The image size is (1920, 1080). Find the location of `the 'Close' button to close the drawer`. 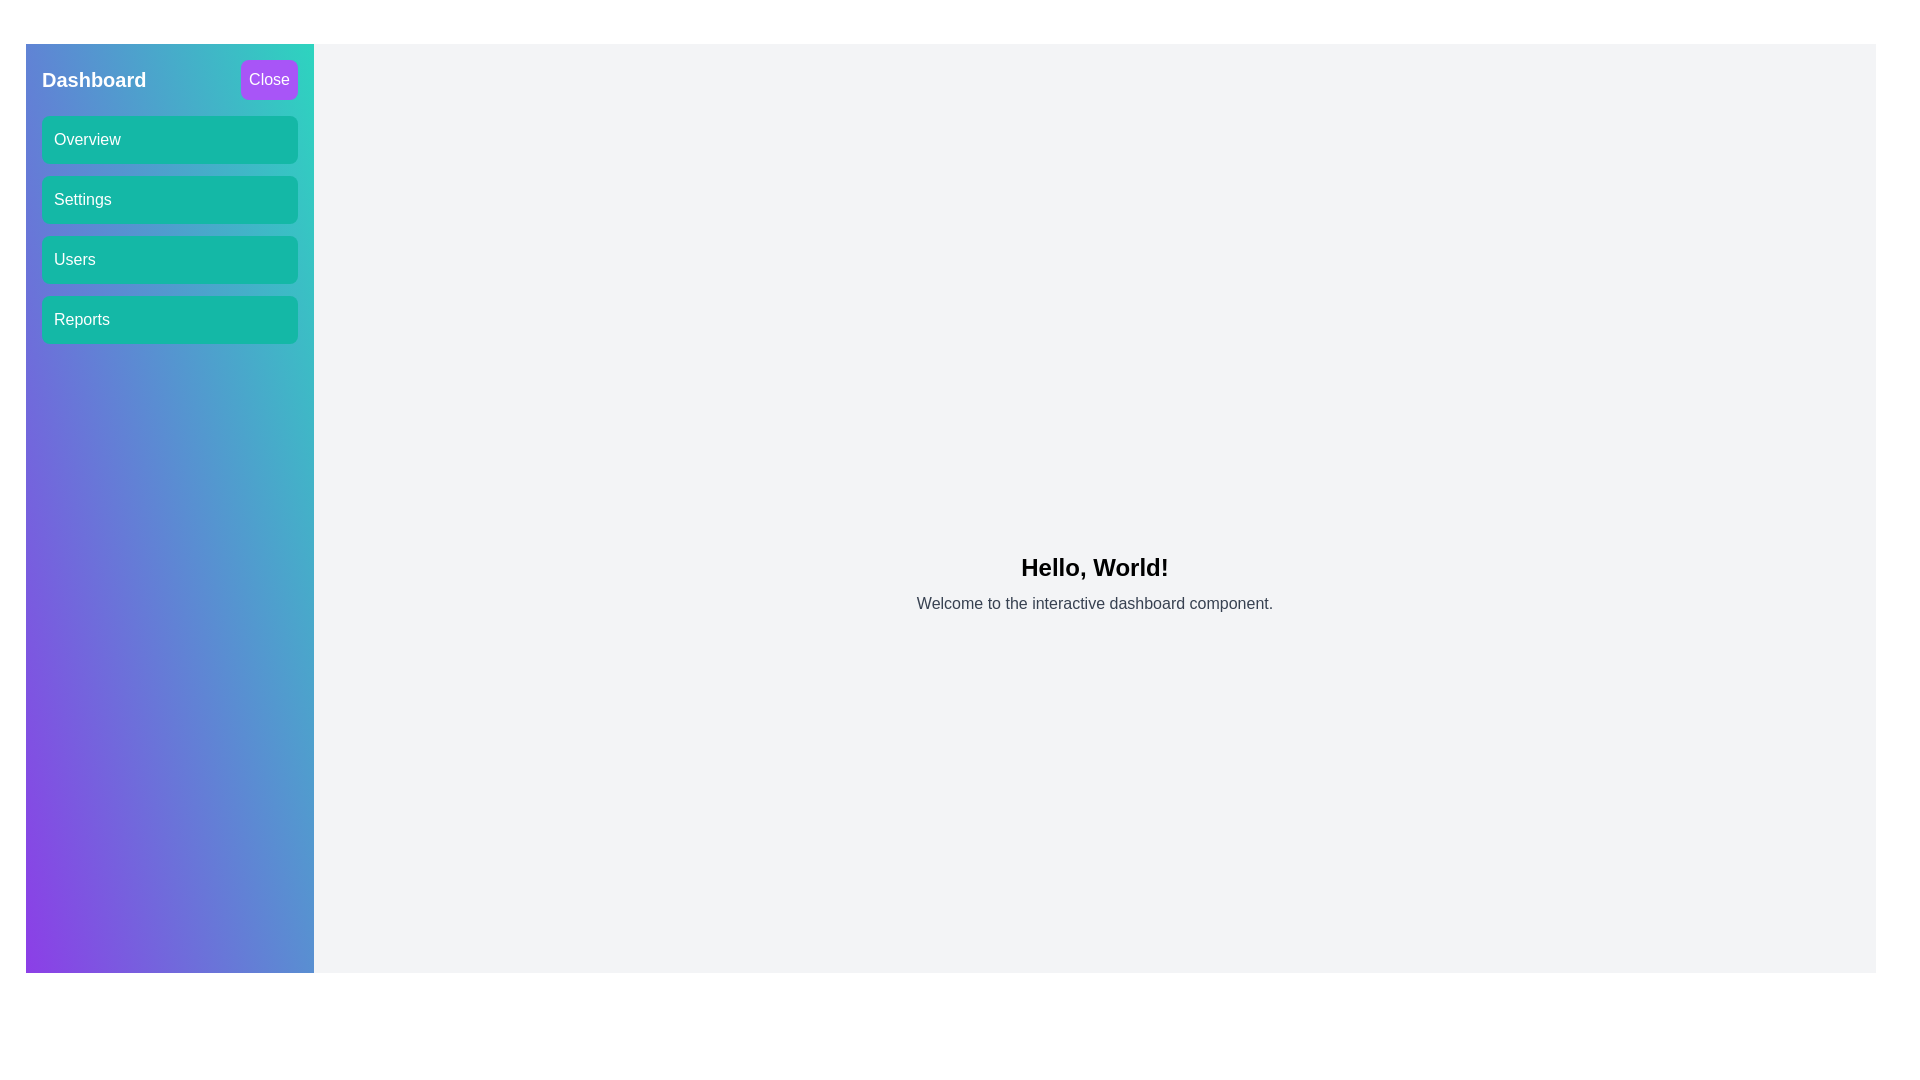

the 'Close' button to close the drawer is located at coordinates (267, 79).